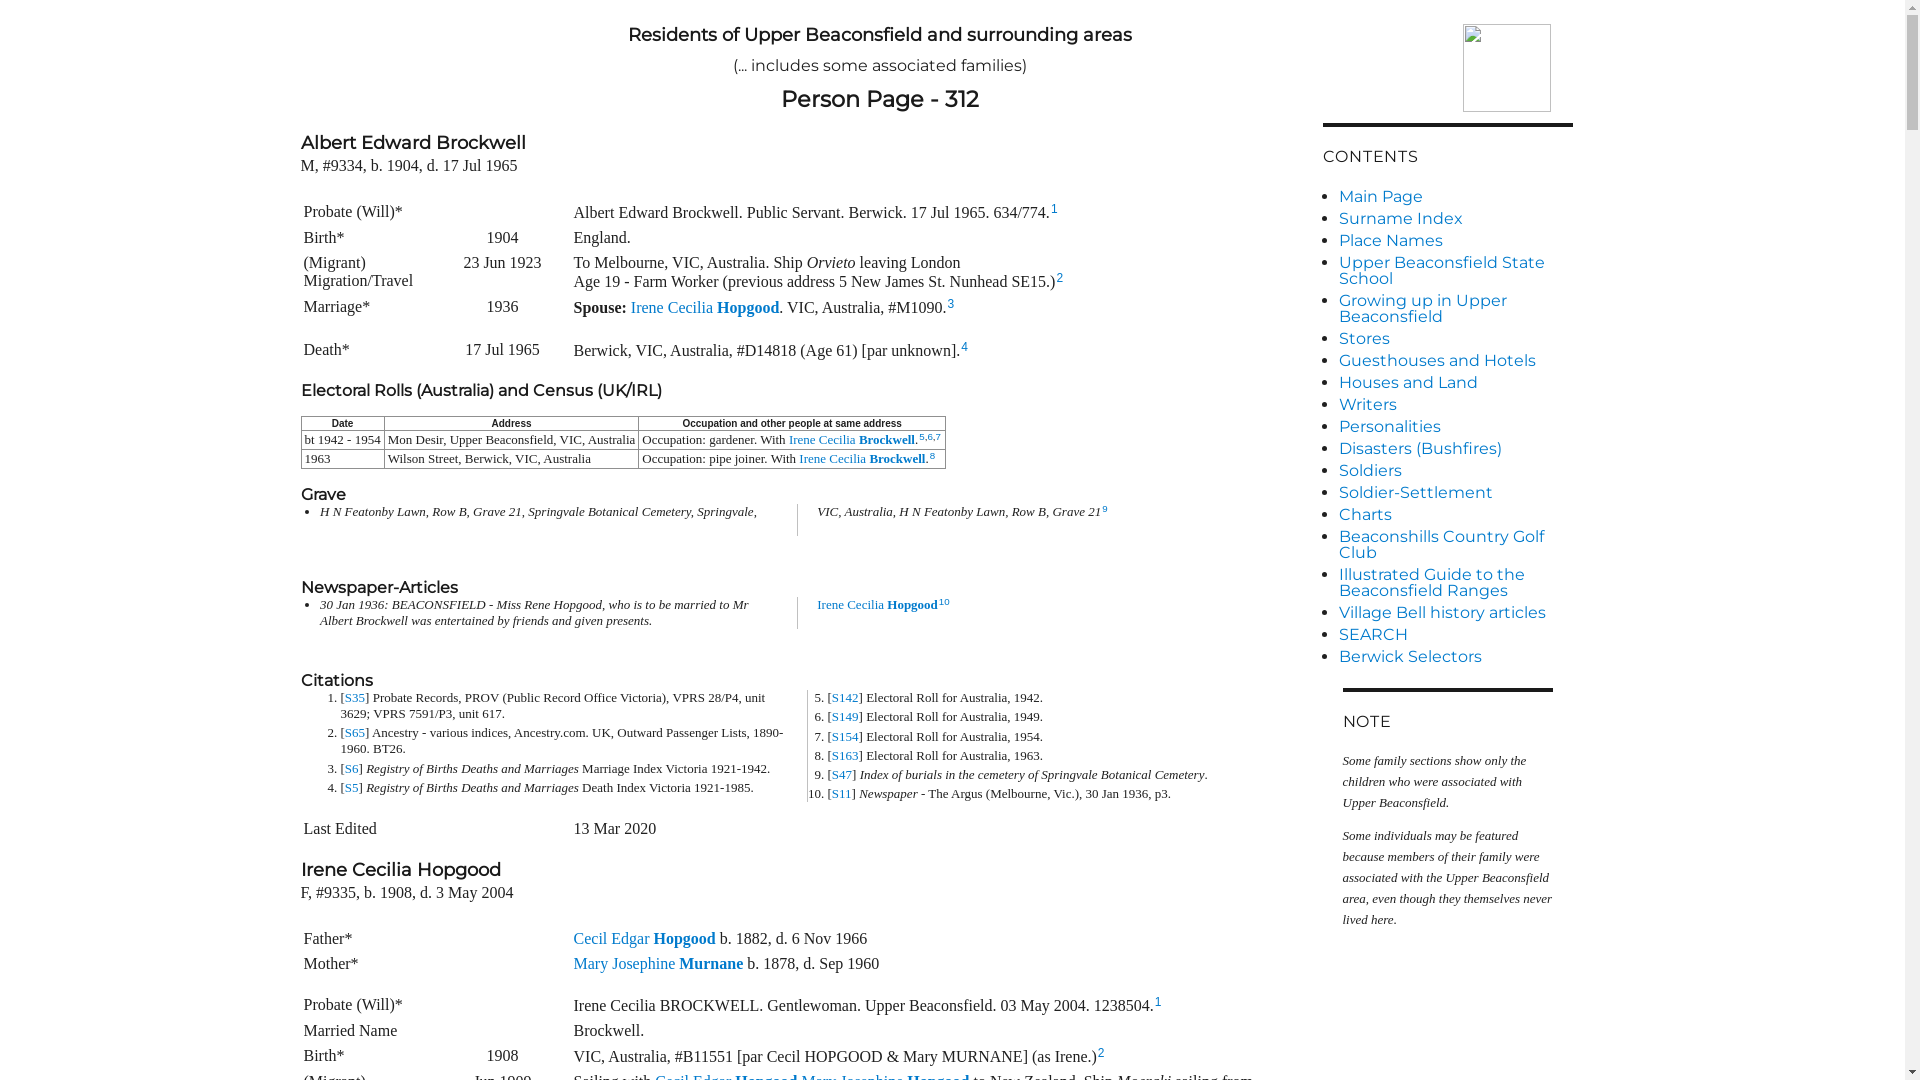 This screenshot has width=1920, height=1080. I want to click on 'Upper Beaconsfield State School', so click(1338, 270).